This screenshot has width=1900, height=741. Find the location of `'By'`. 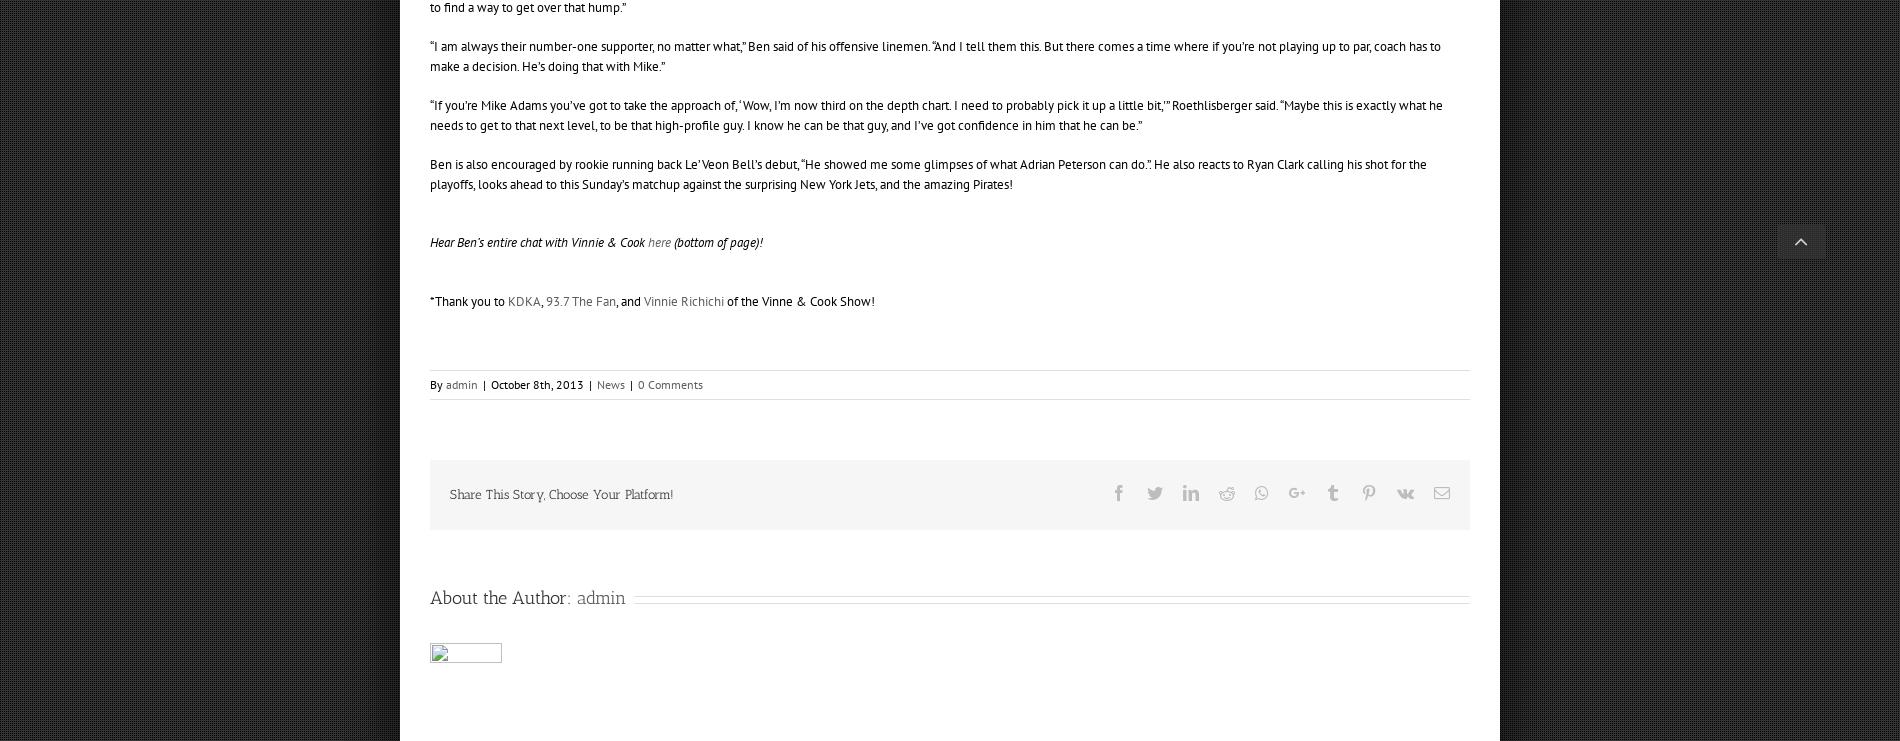

'By' is located at coordinates (436, 384).